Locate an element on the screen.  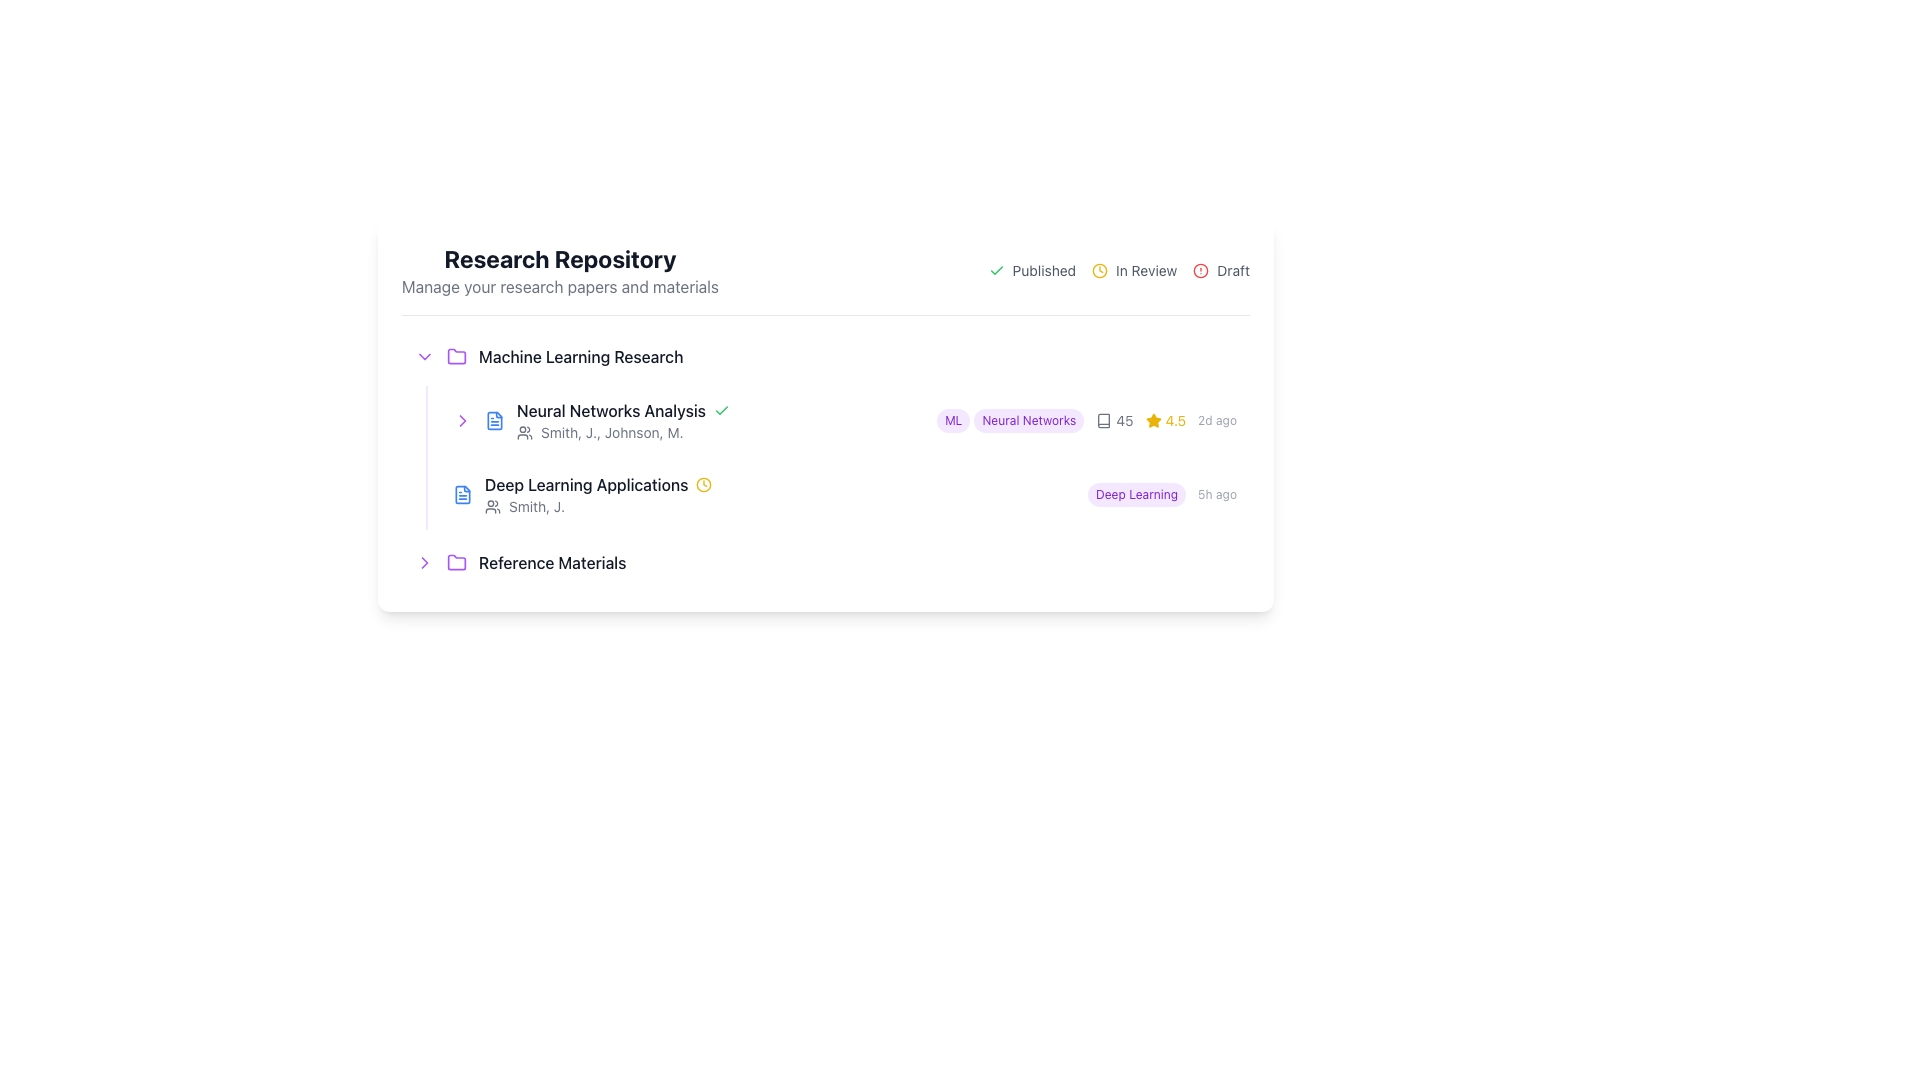
the center of the star icon located in the top-right section of the ratings card, adjacent to the numeric rating text '4.5' is located at coordinates (1153, 419).